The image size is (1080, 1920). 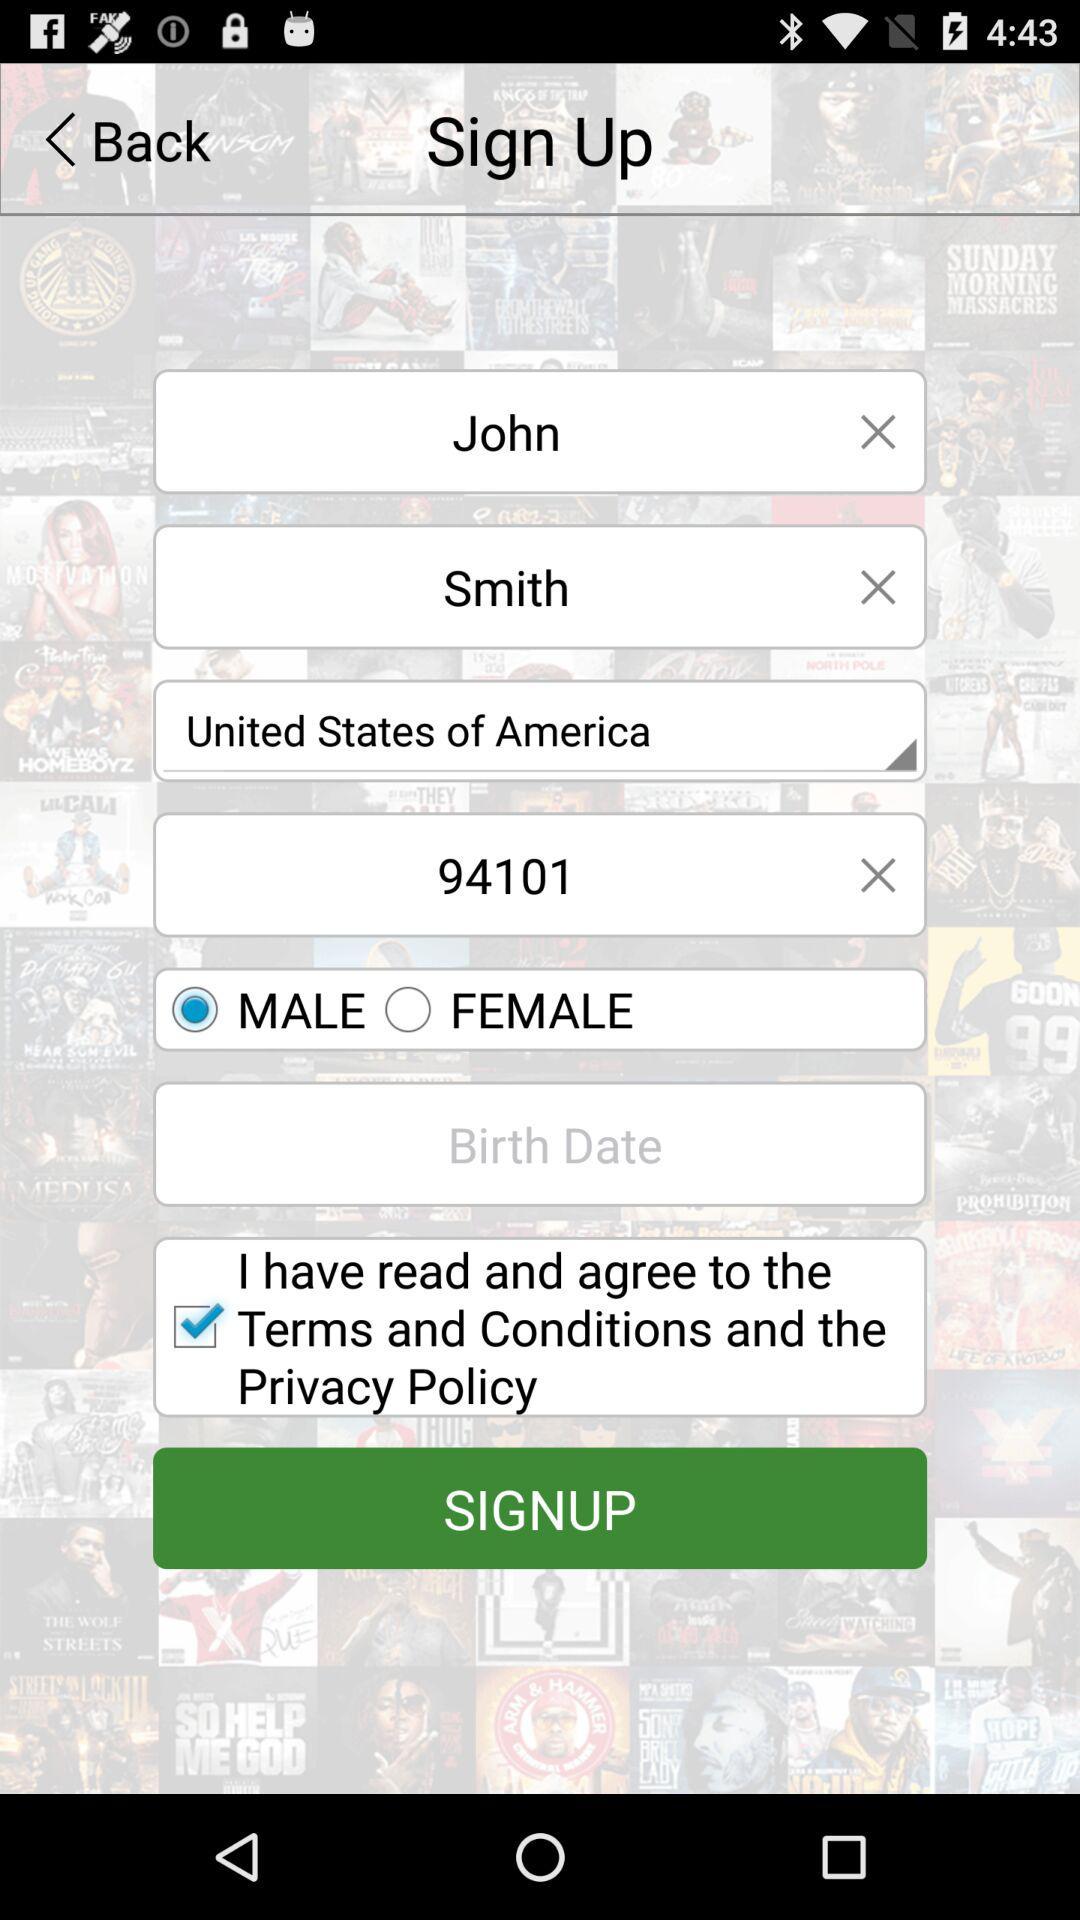 I want to click on birth date field, so click(x=540, y=1144).